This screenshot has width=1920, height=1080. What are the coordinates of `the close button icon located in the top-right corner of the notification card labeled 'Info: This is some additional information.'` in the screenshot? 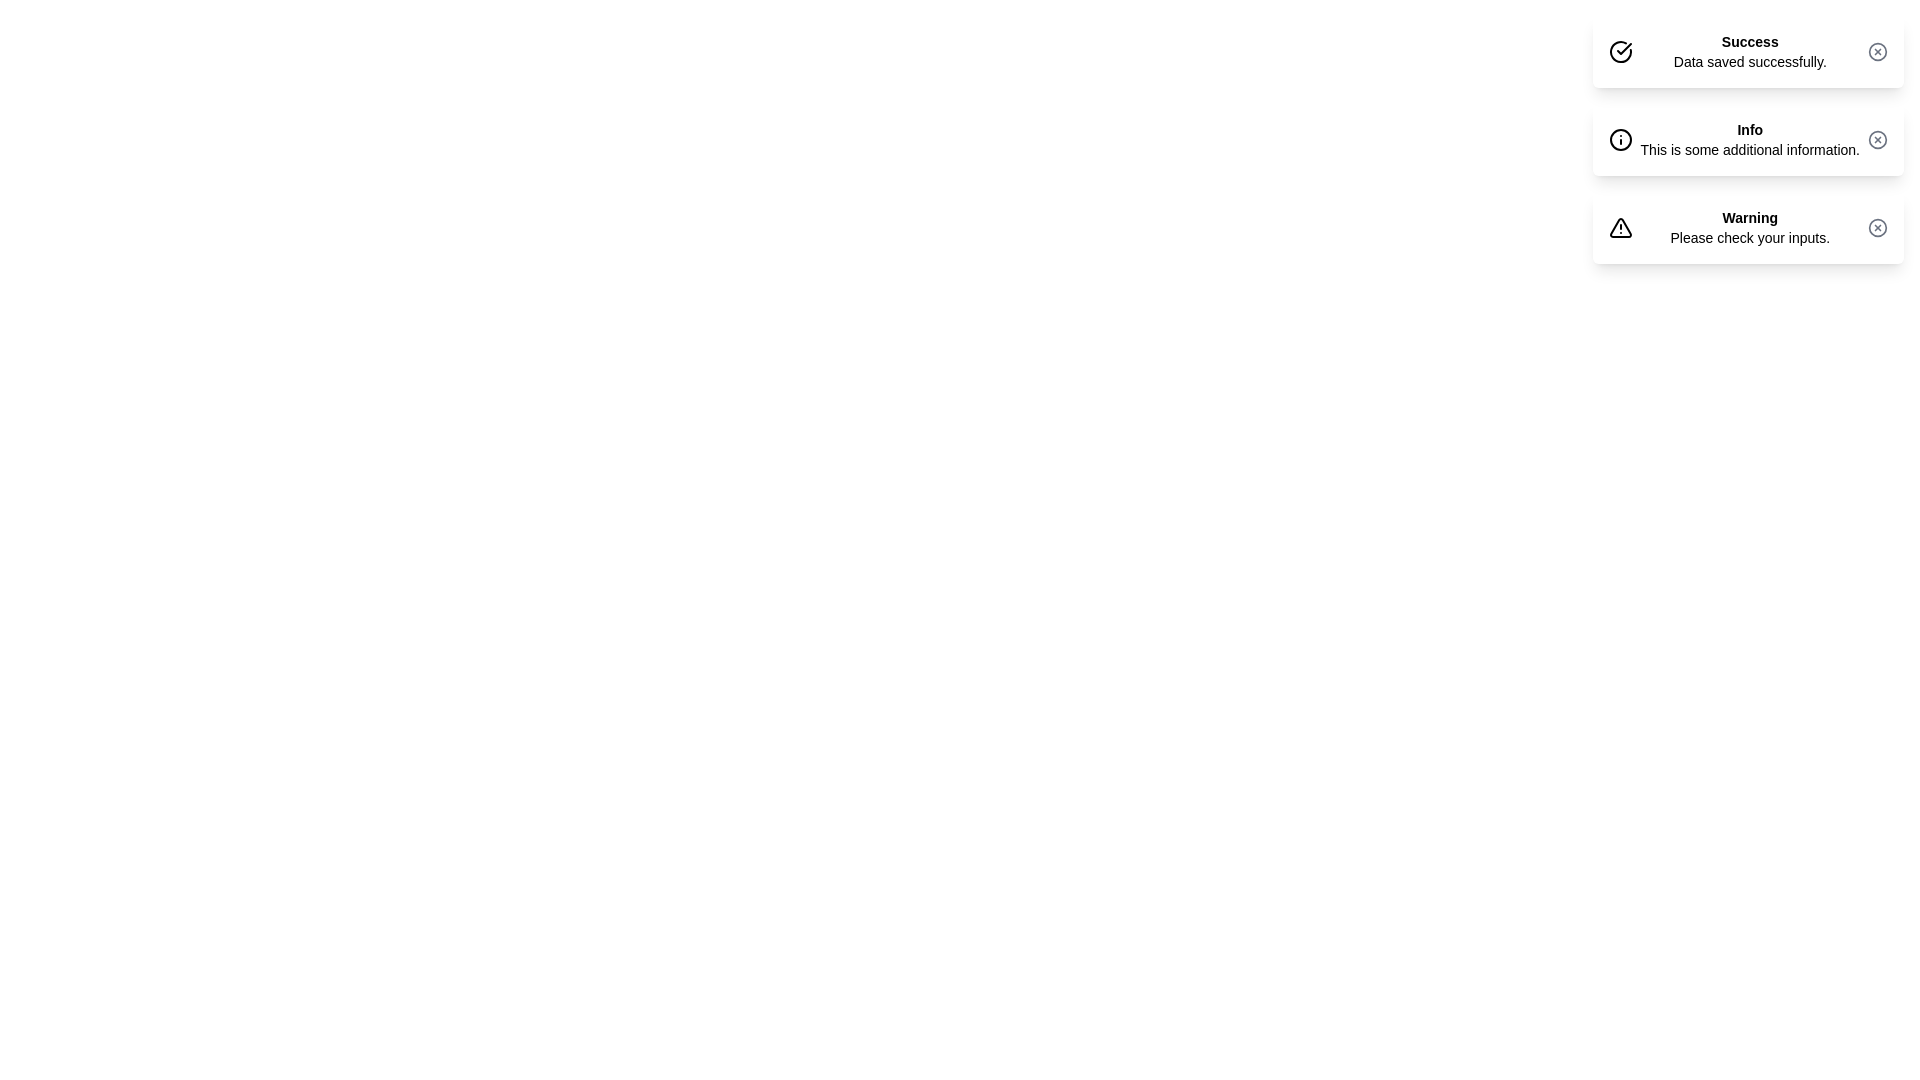 It's located at (1876, 138).